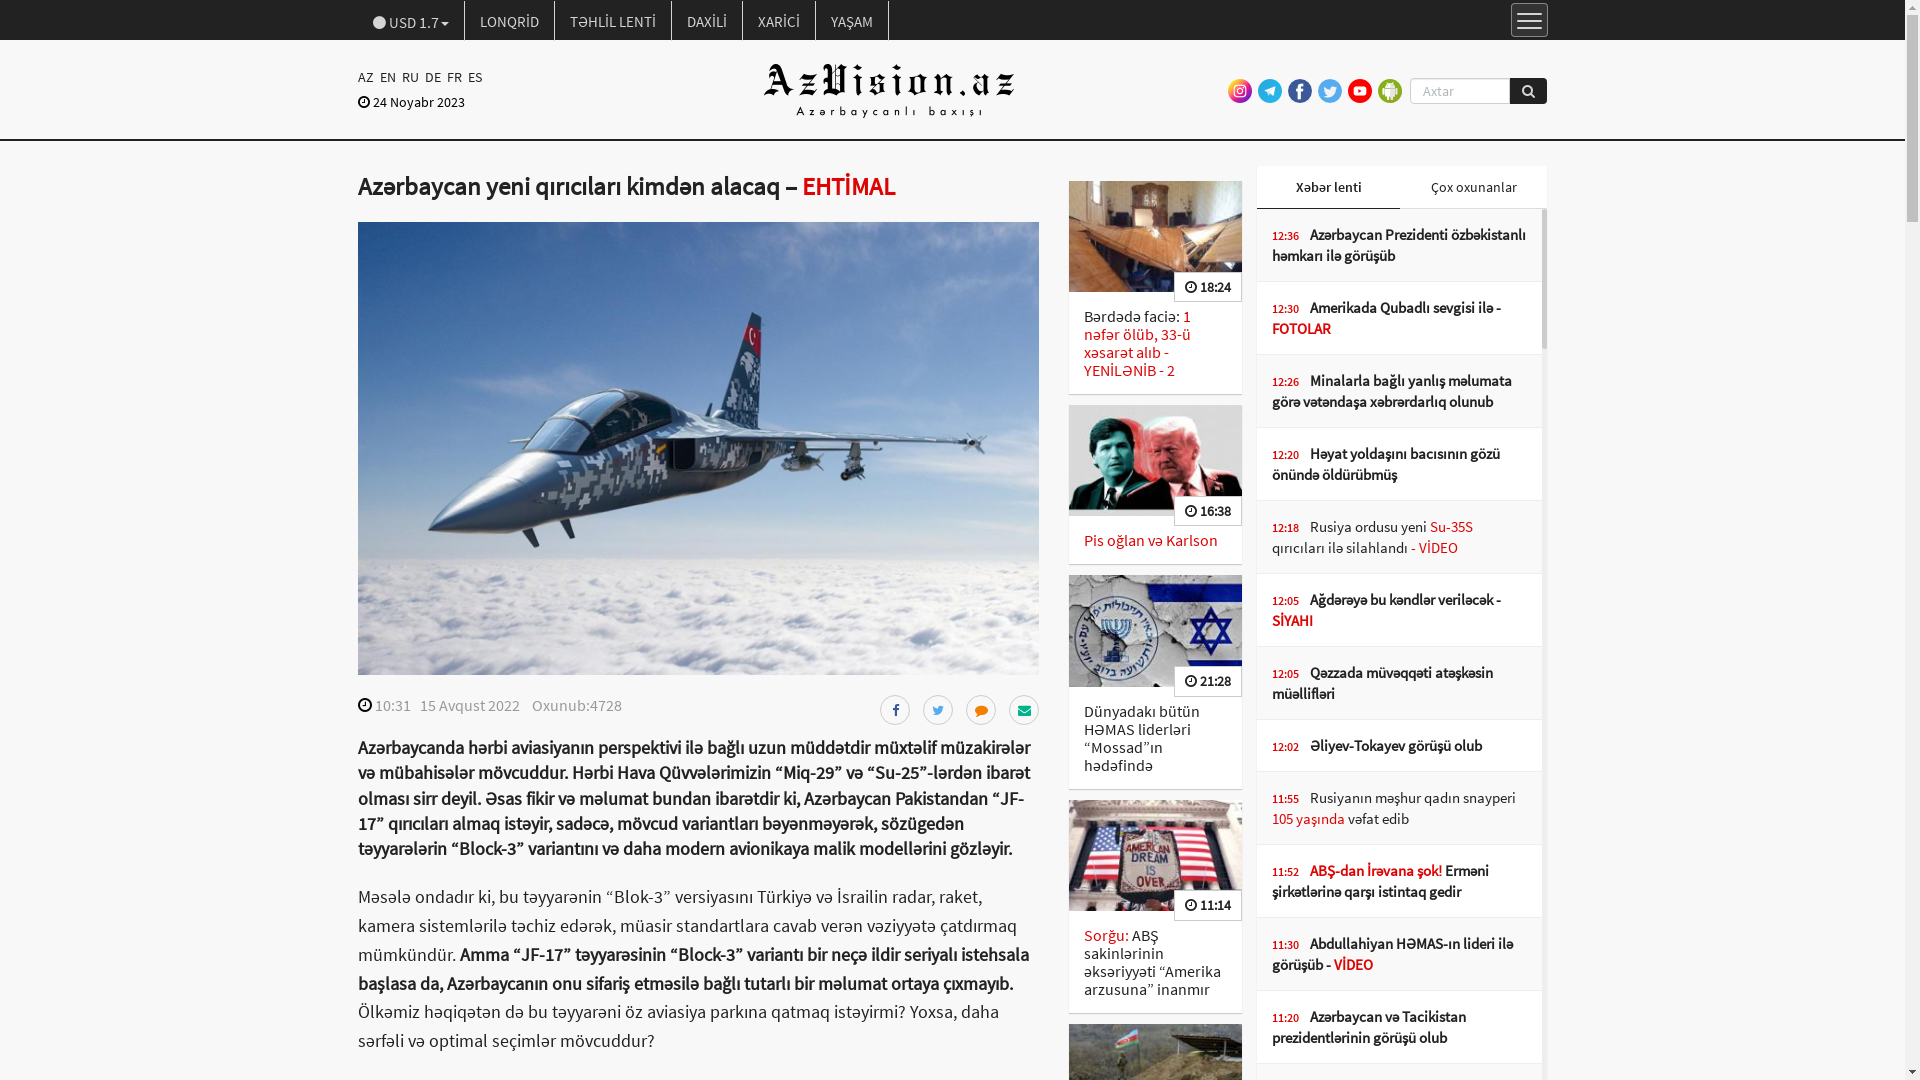 This screenshot has width=1920, height=1080. Describe the element at coordinates (410, 20) in the screenshot. I see `'USD 1.7'` at that location.